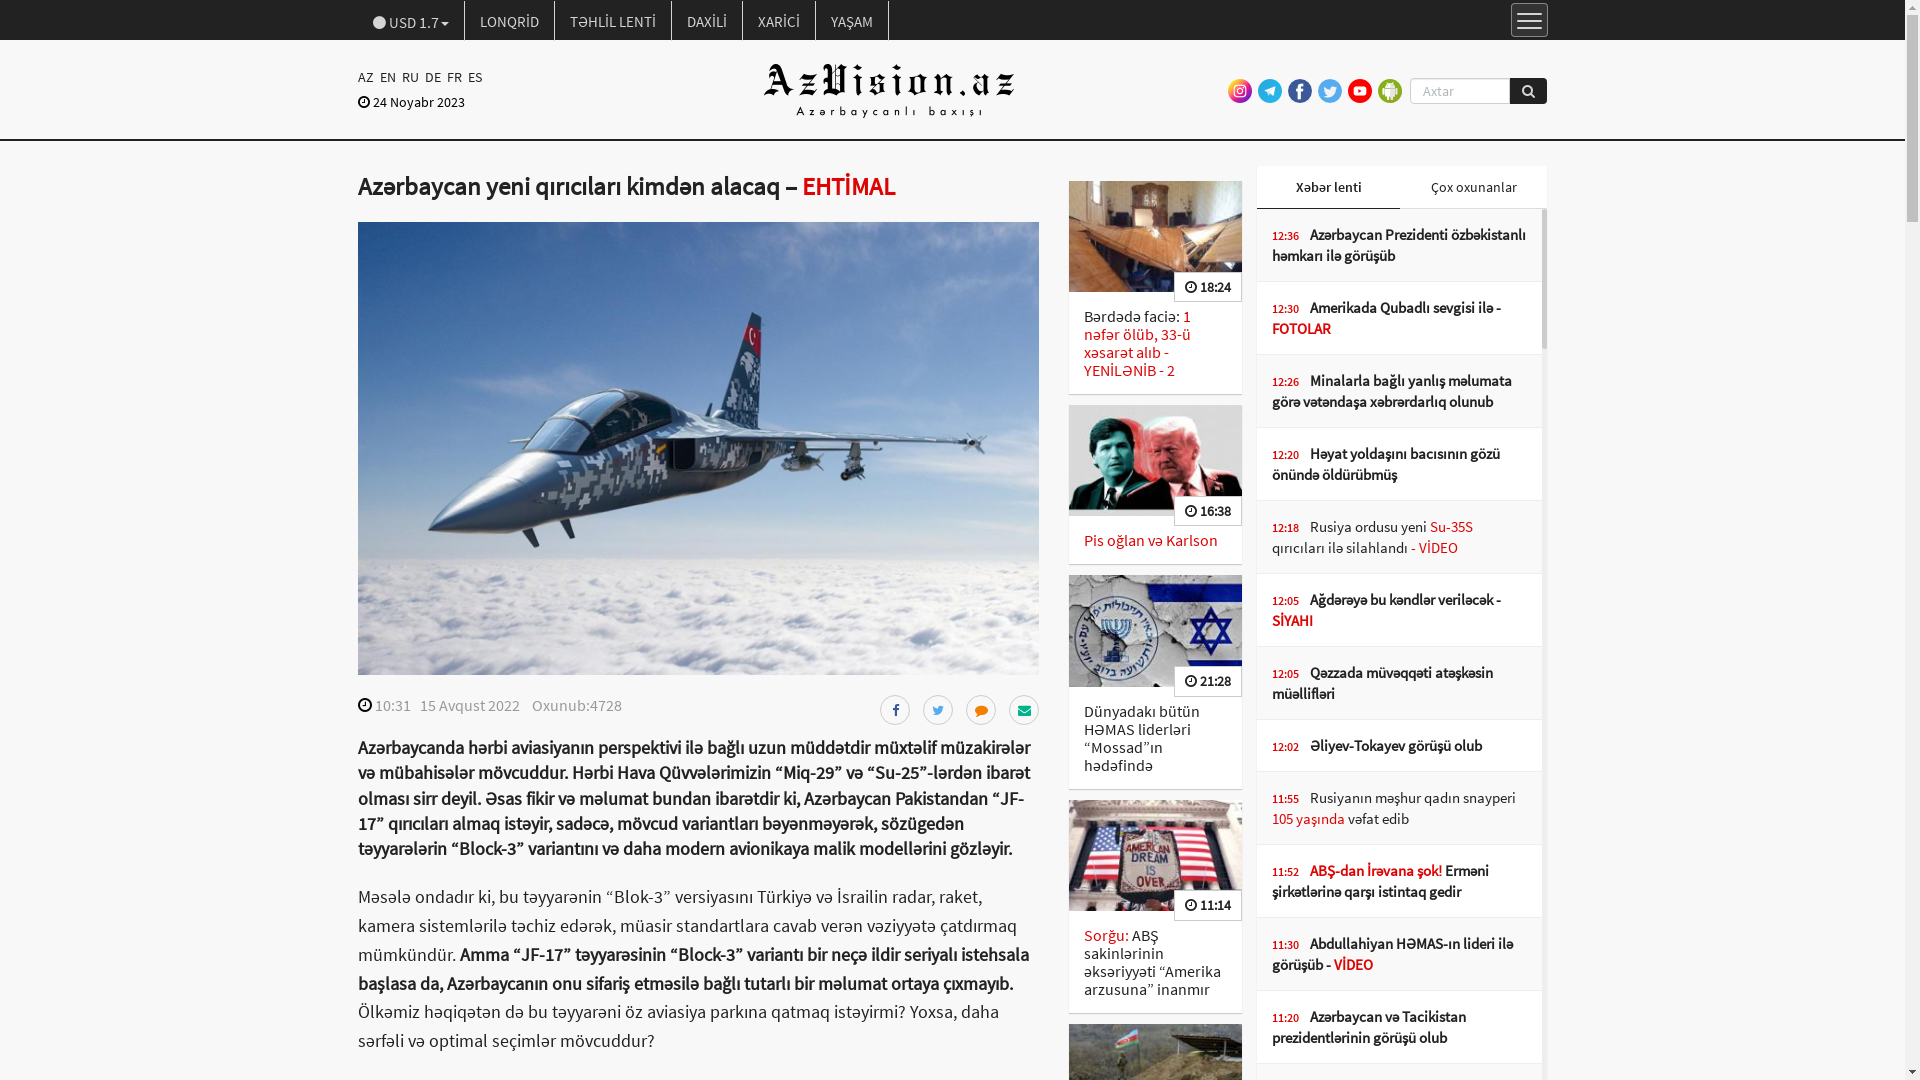 This screenshot has width=1920, height=1080. Describe the element at coordinates (410, 20) in the screenshot. I see `'USD 1.7'` at that location.